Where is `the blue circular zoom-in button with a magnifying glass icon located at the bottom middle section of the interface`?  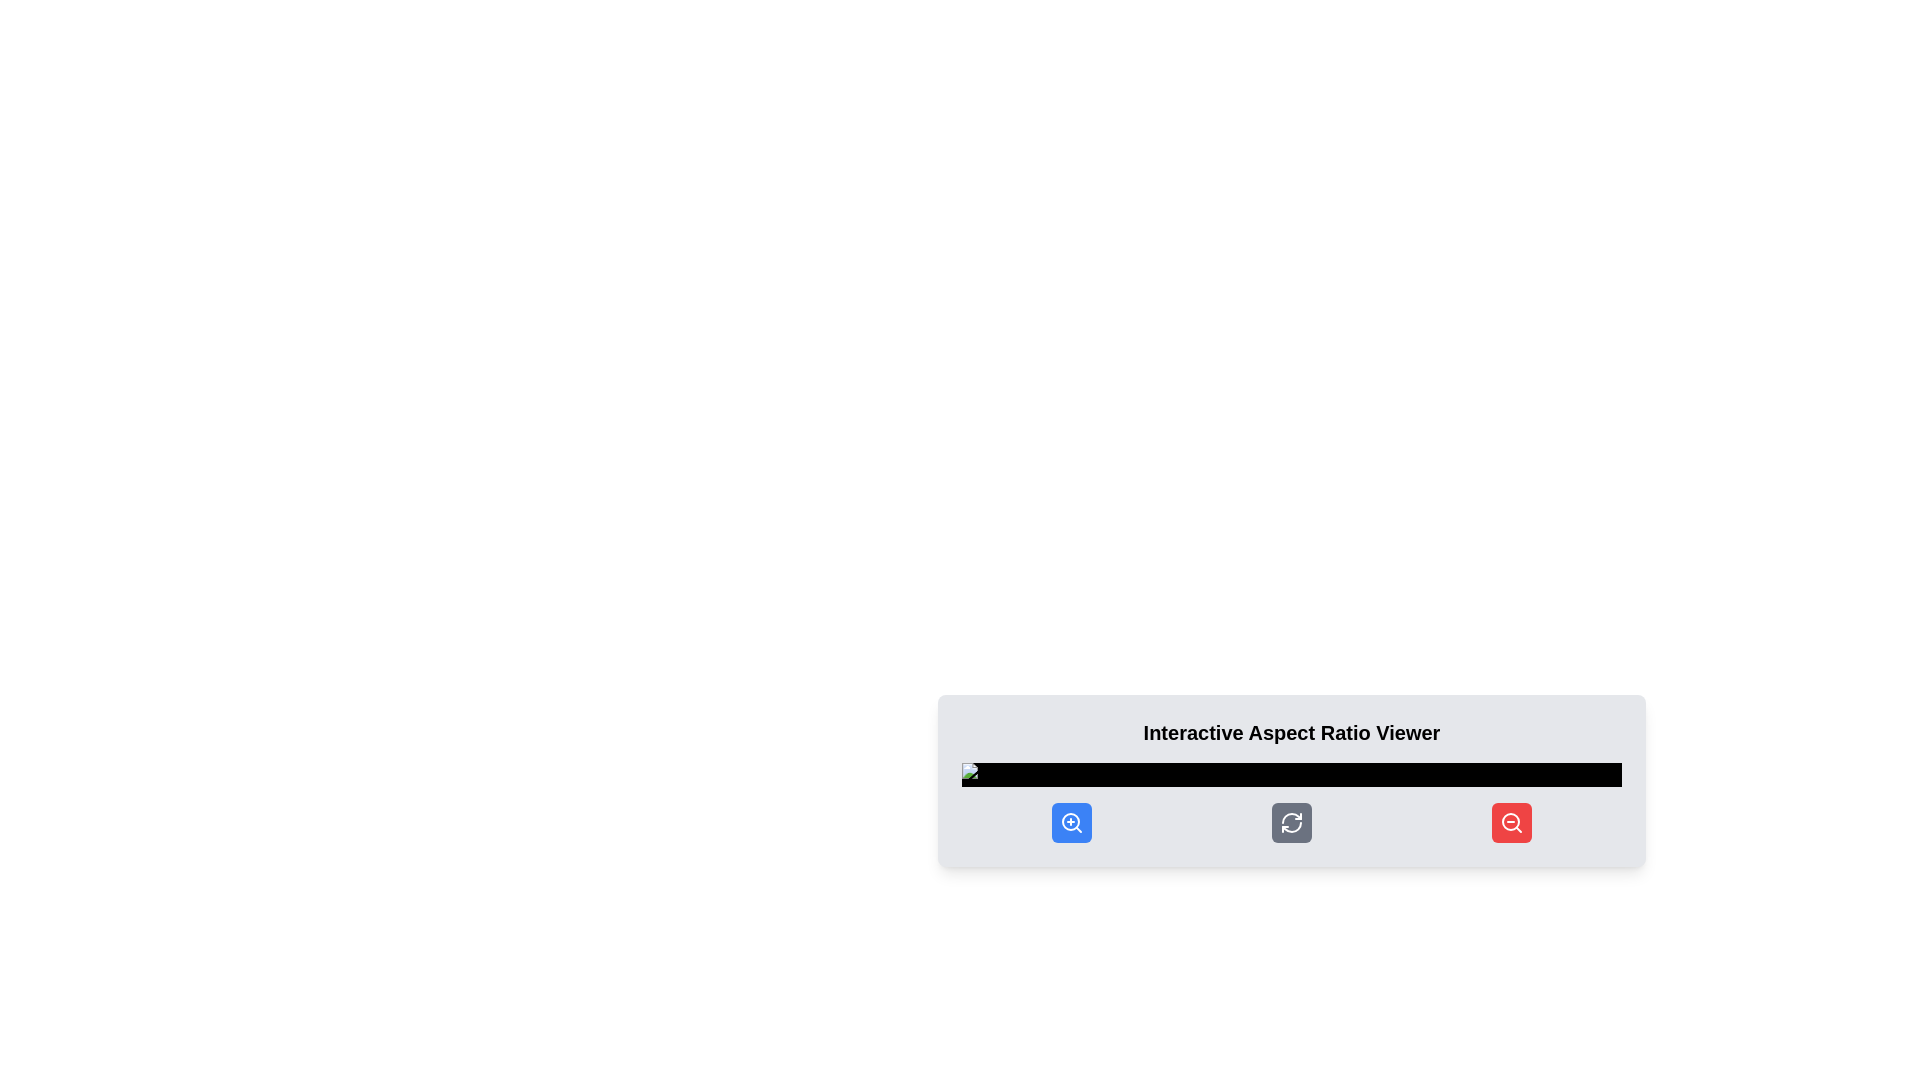
the blue circular zoom-in button with a magnifying glass icon located at the bottom middle section of the interface is located at coordinates (1070, 822).